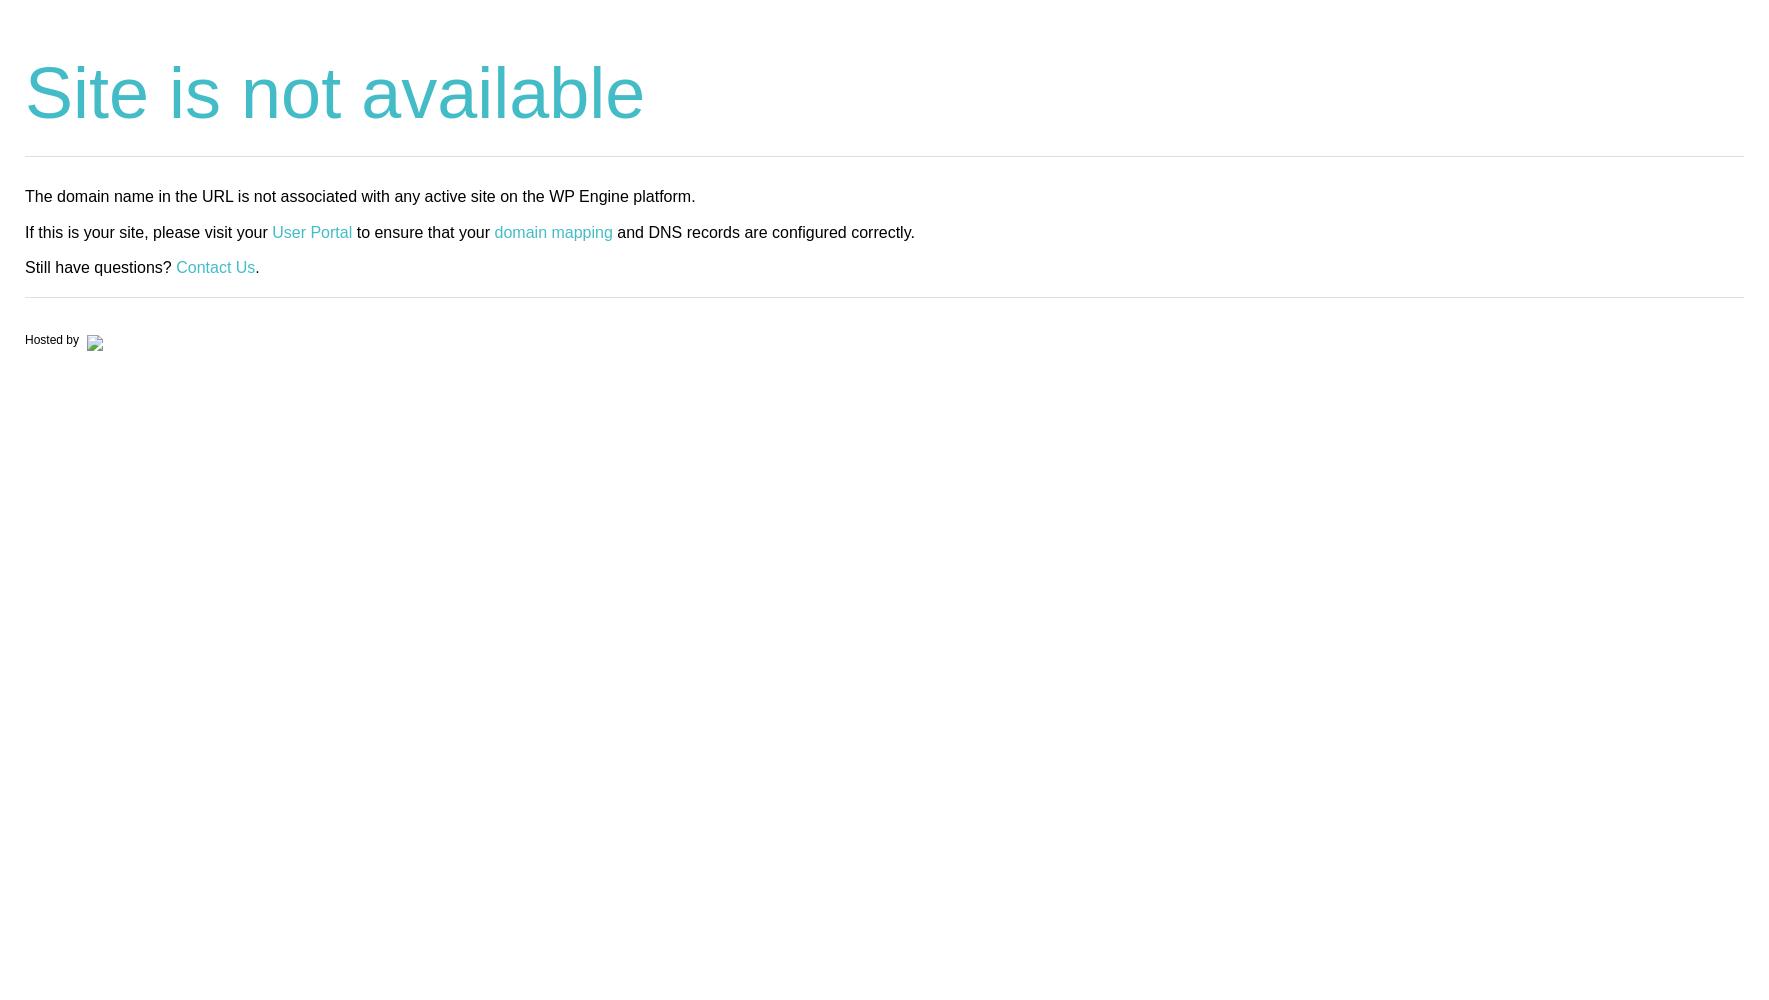  Describe the element at coordinates (23, 230) in the screenshot. I see `'If this is your site, please visit your'` at that location.